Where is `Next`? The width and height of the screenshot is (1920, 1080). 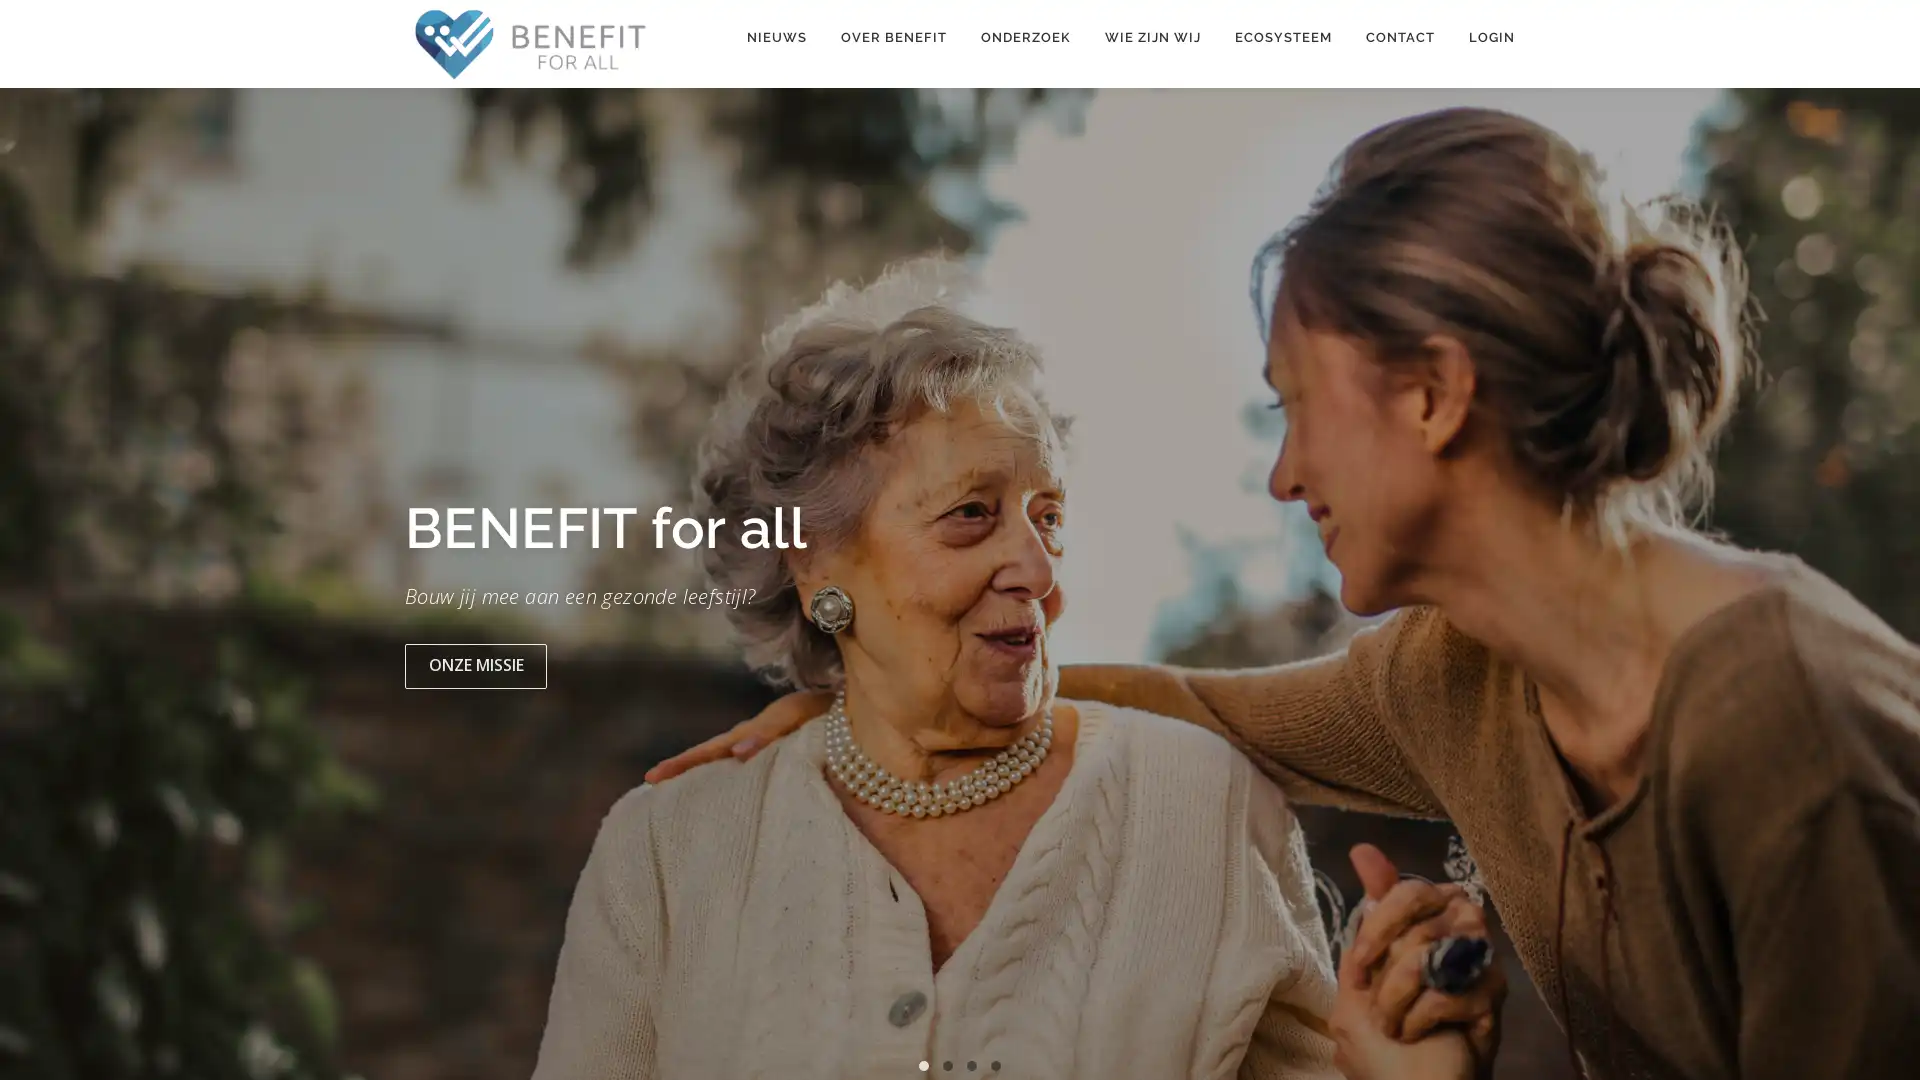
Next is located at coordinates (1881, 589).